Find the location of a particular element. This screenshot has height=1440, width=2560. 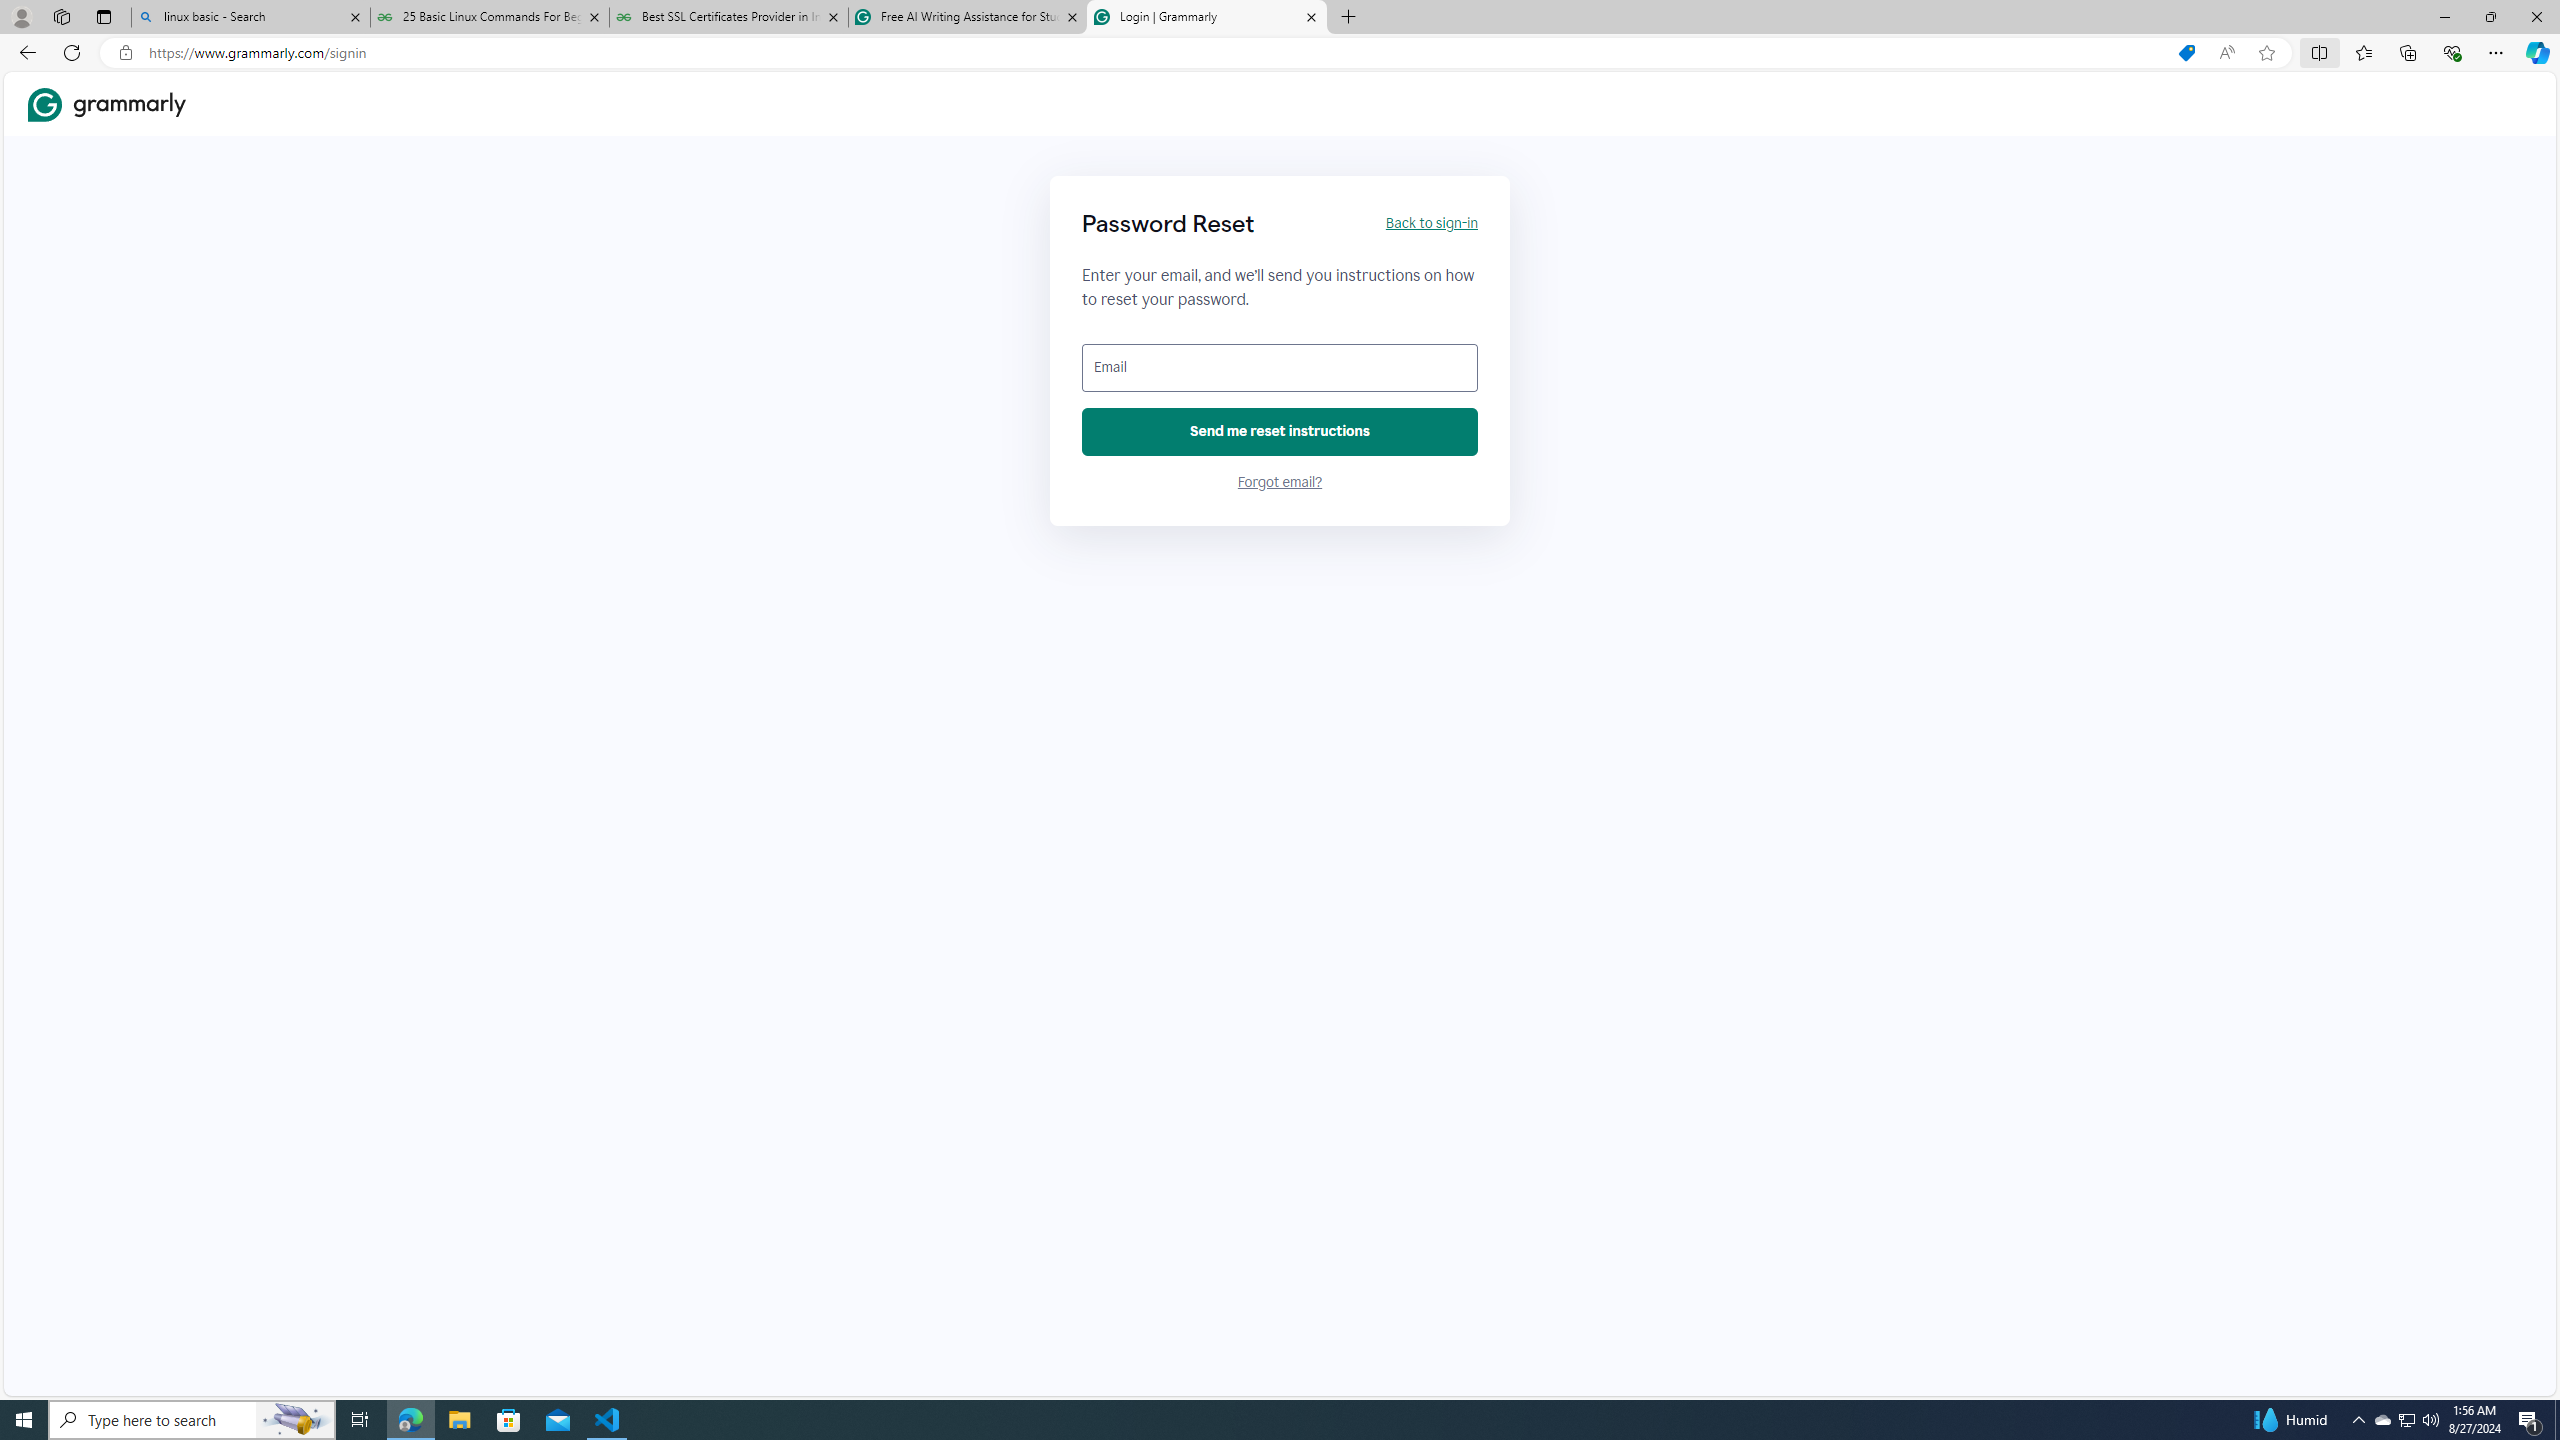

'Back to sign-in' is located at coordinates (1430, 222).